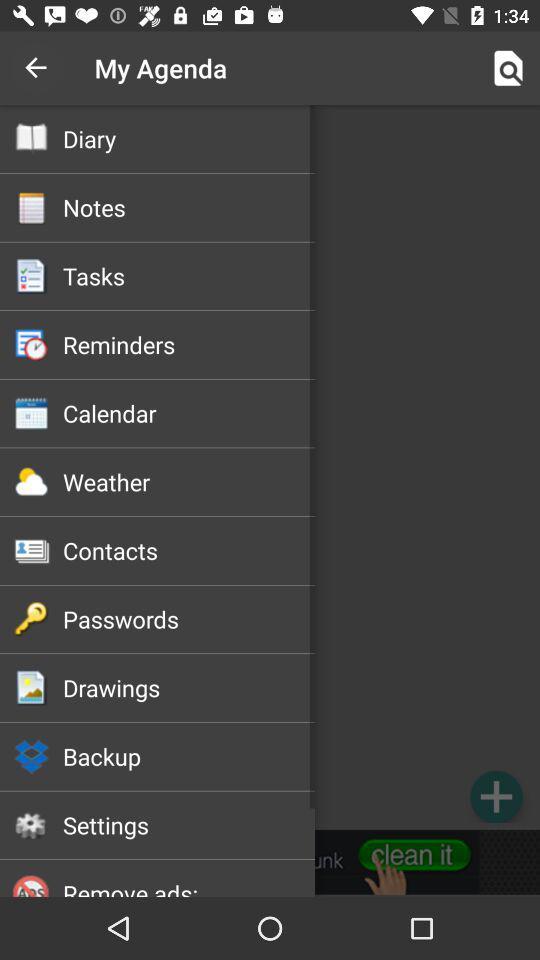  Describe the element at coordinates (189, 825) in the screenshot. I see `settings icon` at that location.